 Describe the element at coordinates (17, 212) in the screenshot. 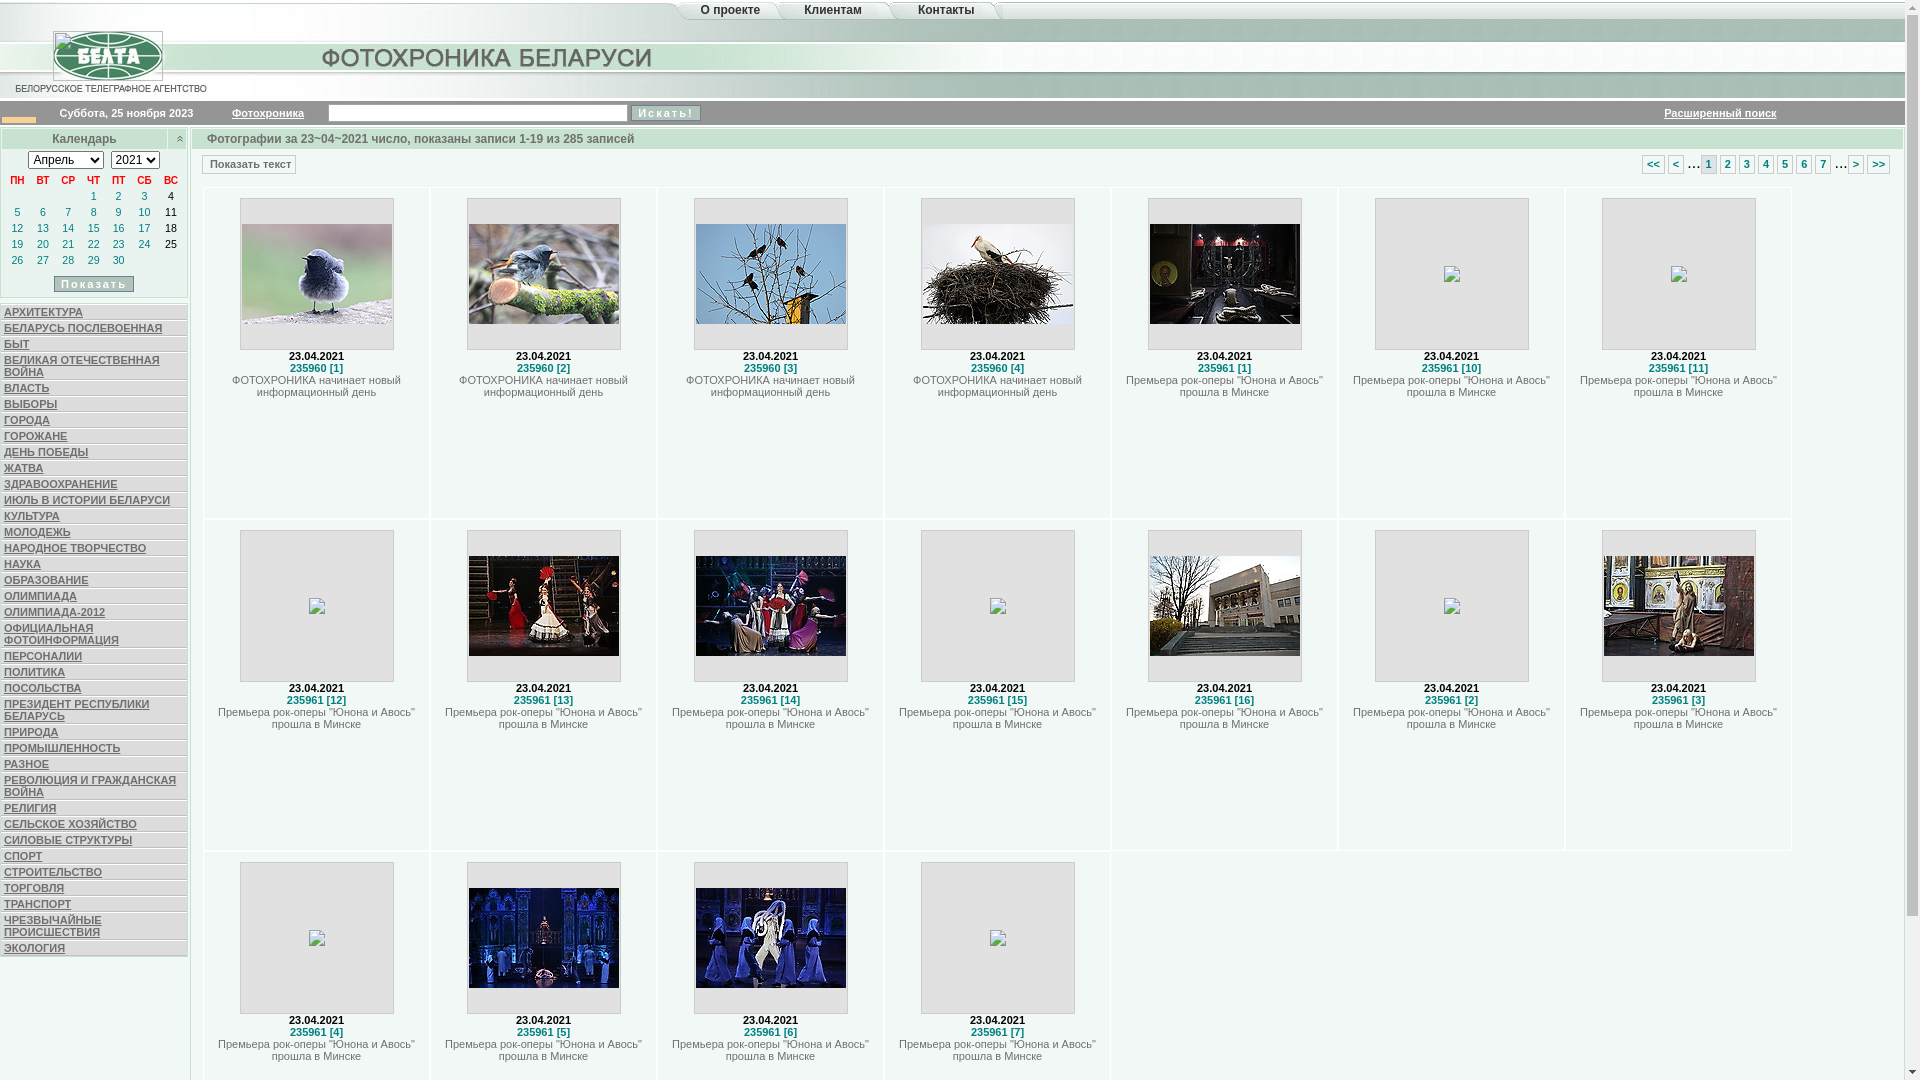

I see `'5'` at that location.